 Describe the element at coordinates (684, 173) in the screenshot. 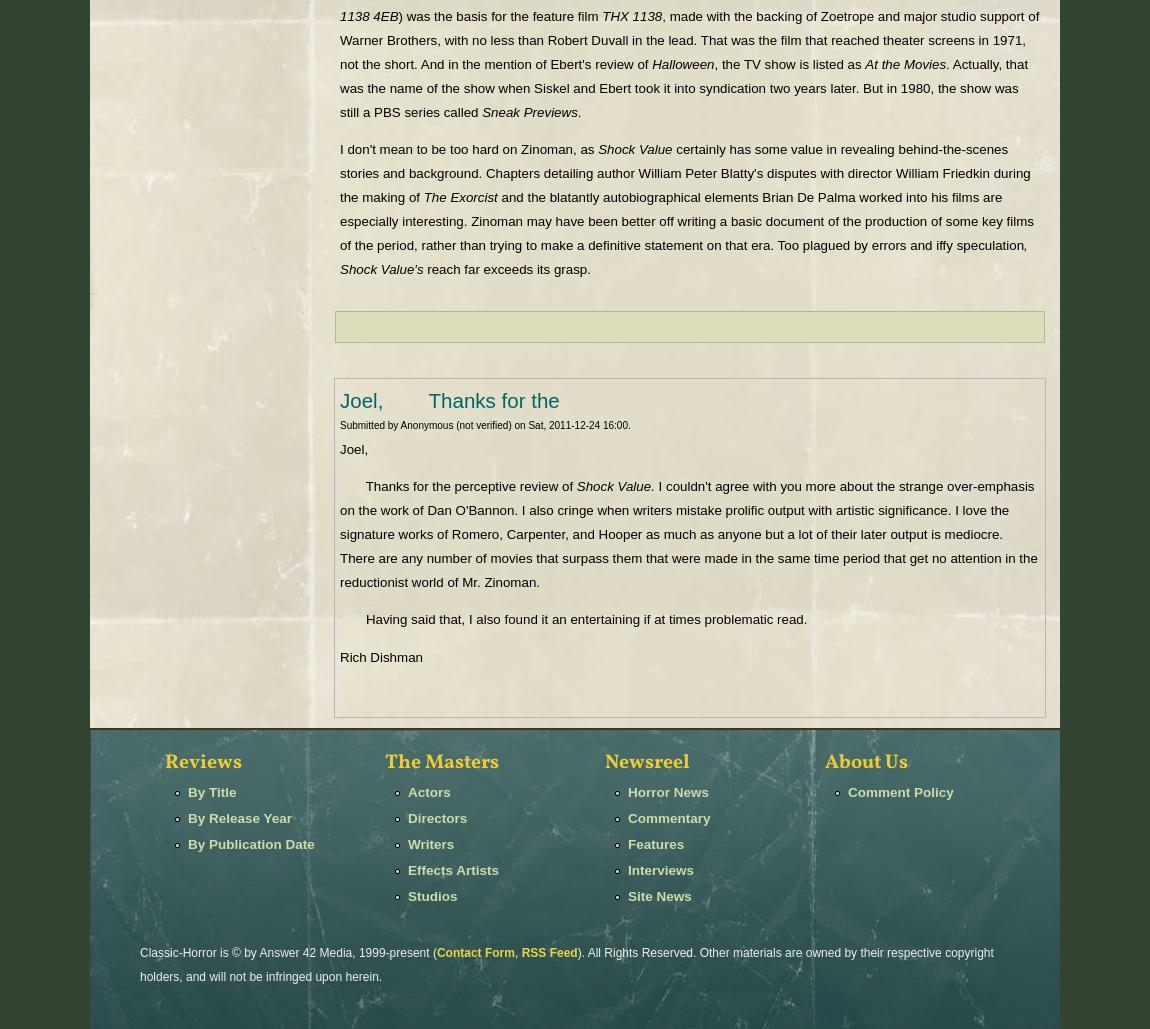

I see `'certainly has some value in revealing
behind-the-scenes stories and background.  Chapters detailing author
William Peter Blatty's disputes with director William Friedkin
during the making of'` at that location.